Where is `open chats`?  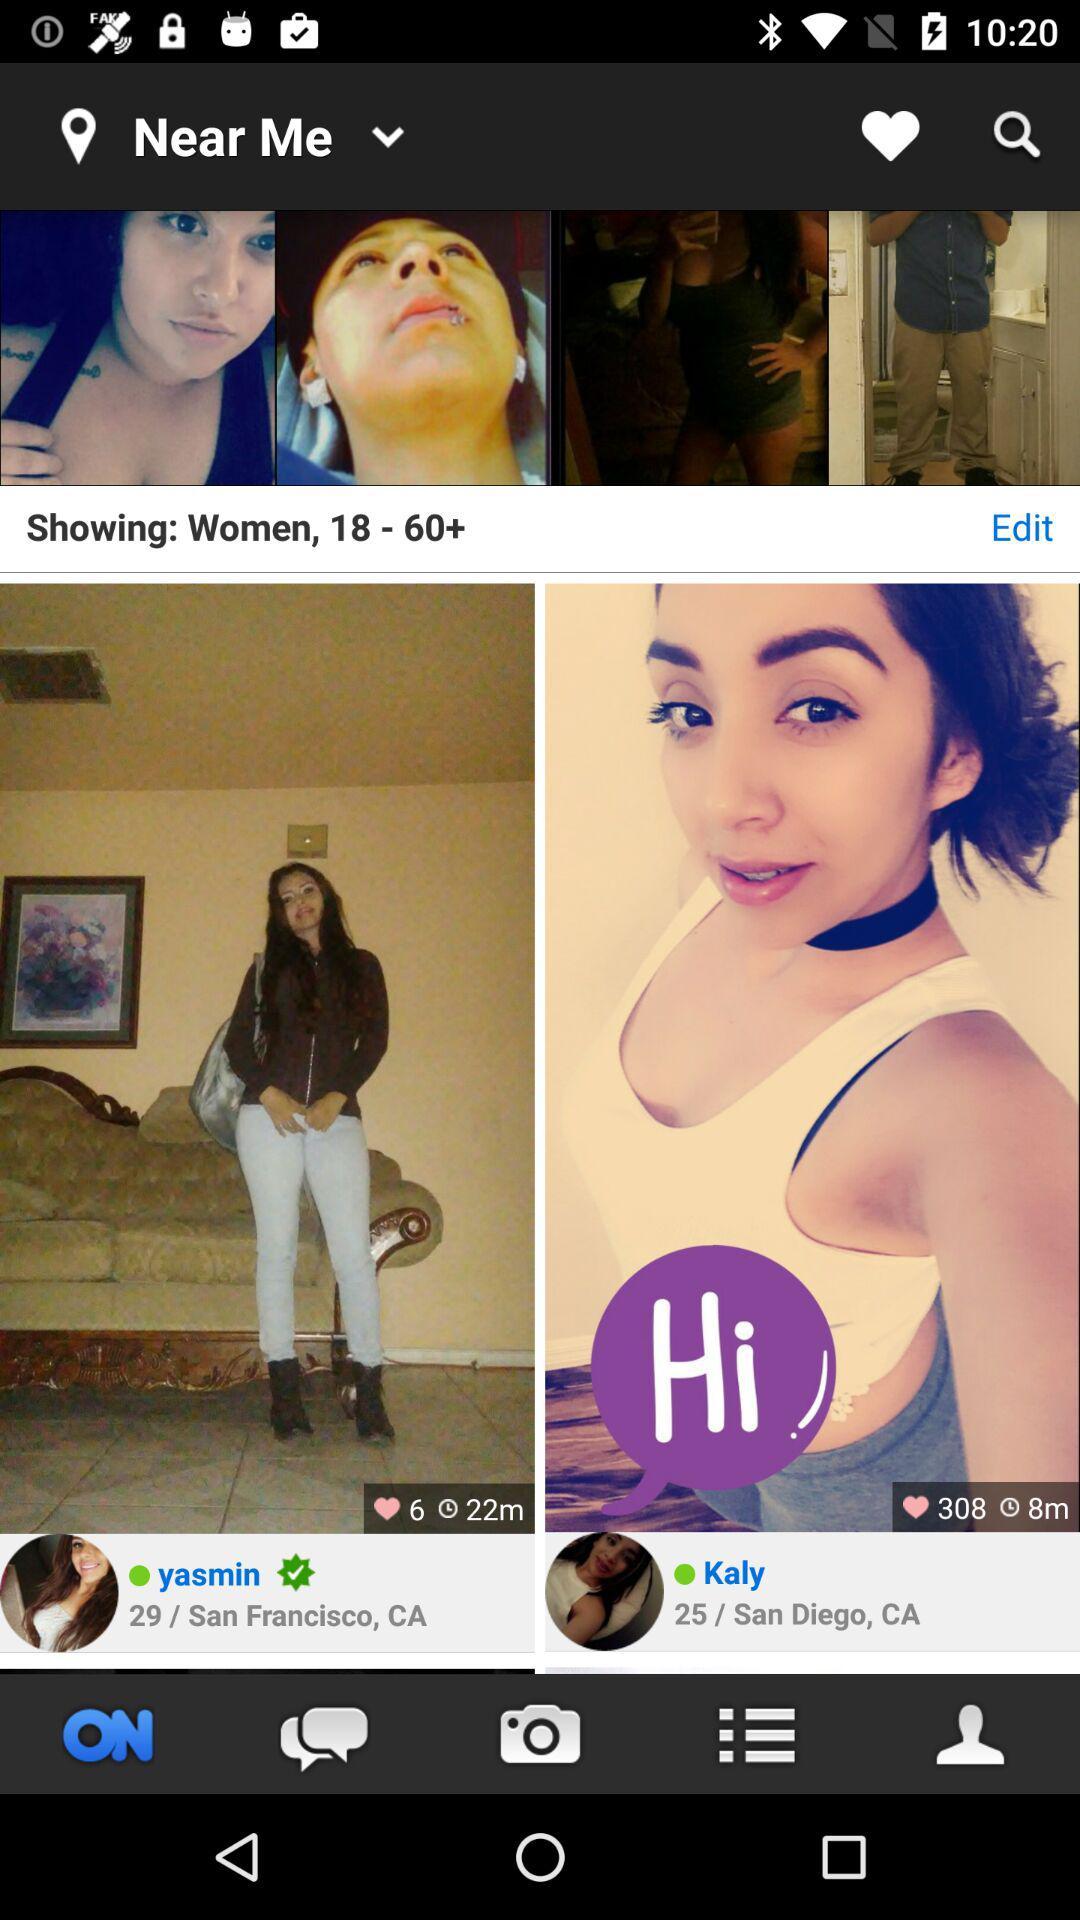 open chats is located at coordinates (323, 1733).